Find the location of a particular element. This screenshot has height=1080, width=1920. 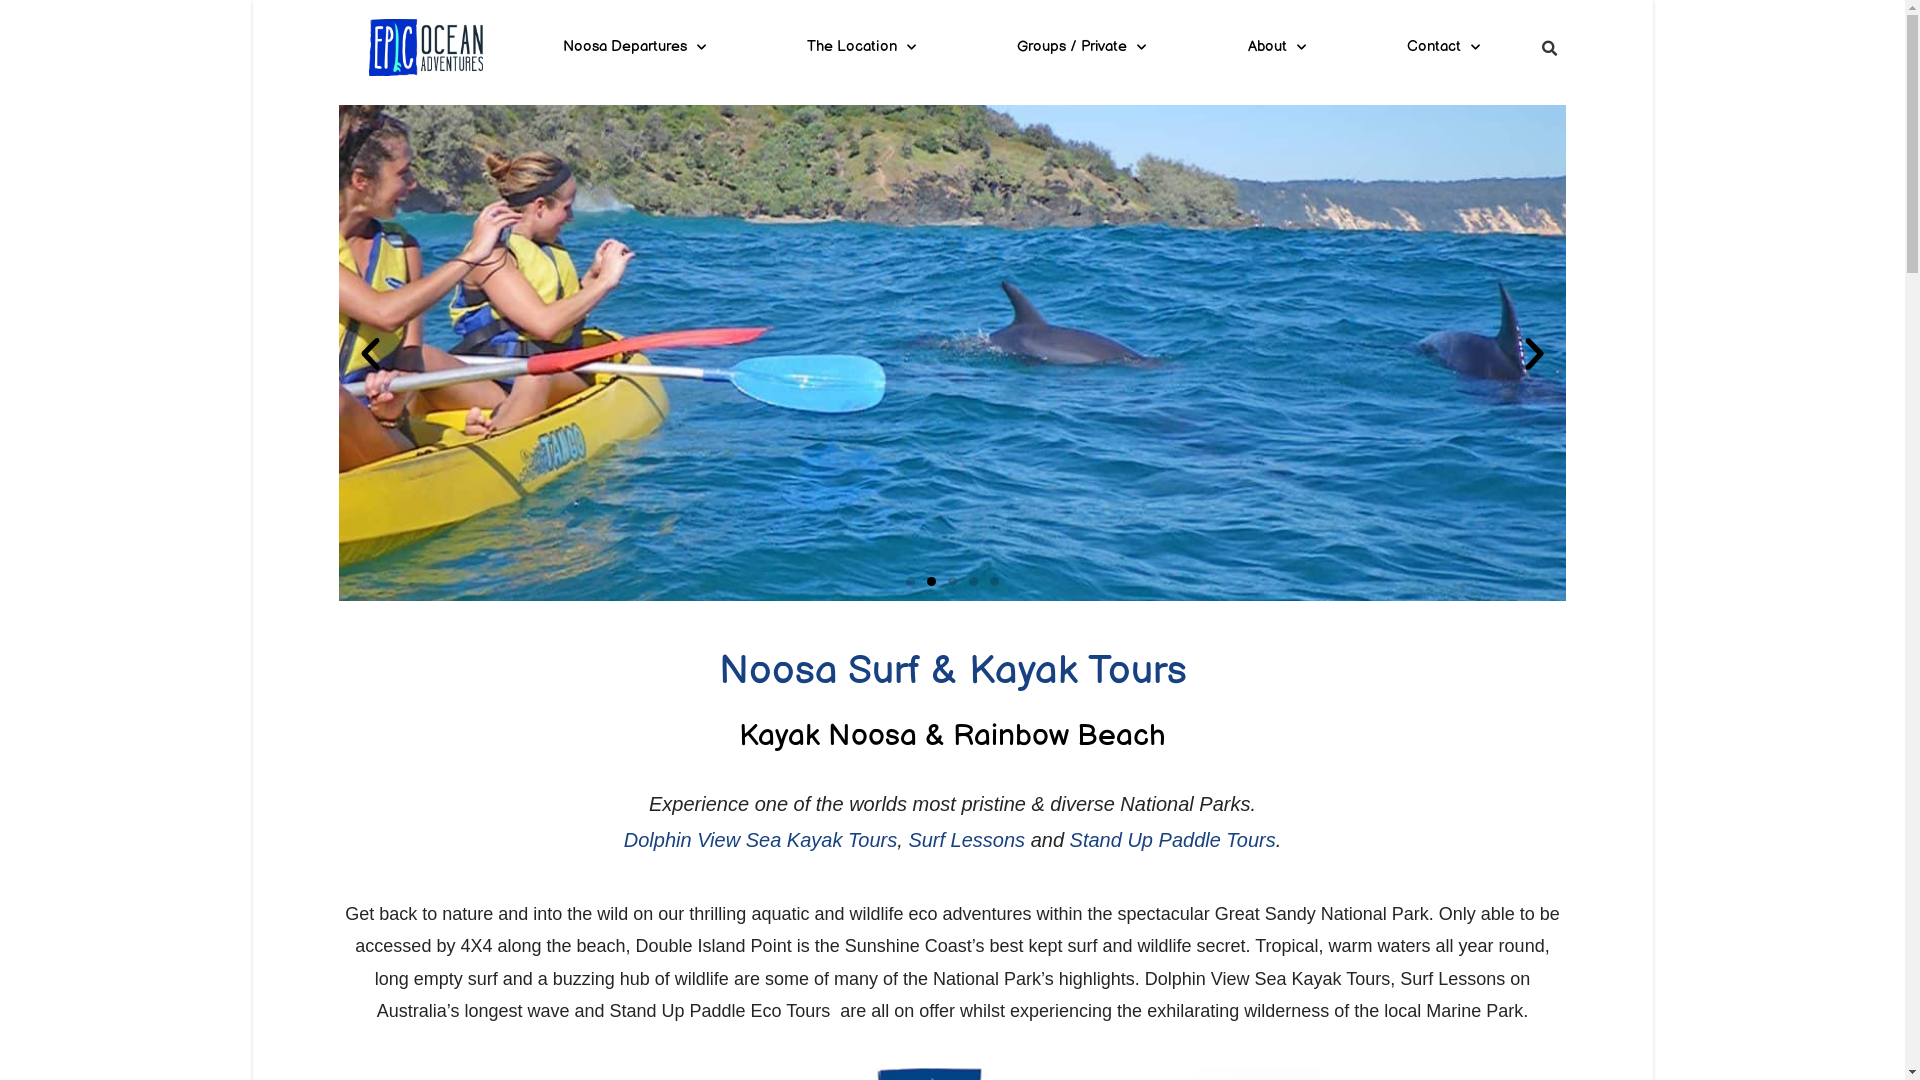

'Contact' is located at coordinates (1356, 46).